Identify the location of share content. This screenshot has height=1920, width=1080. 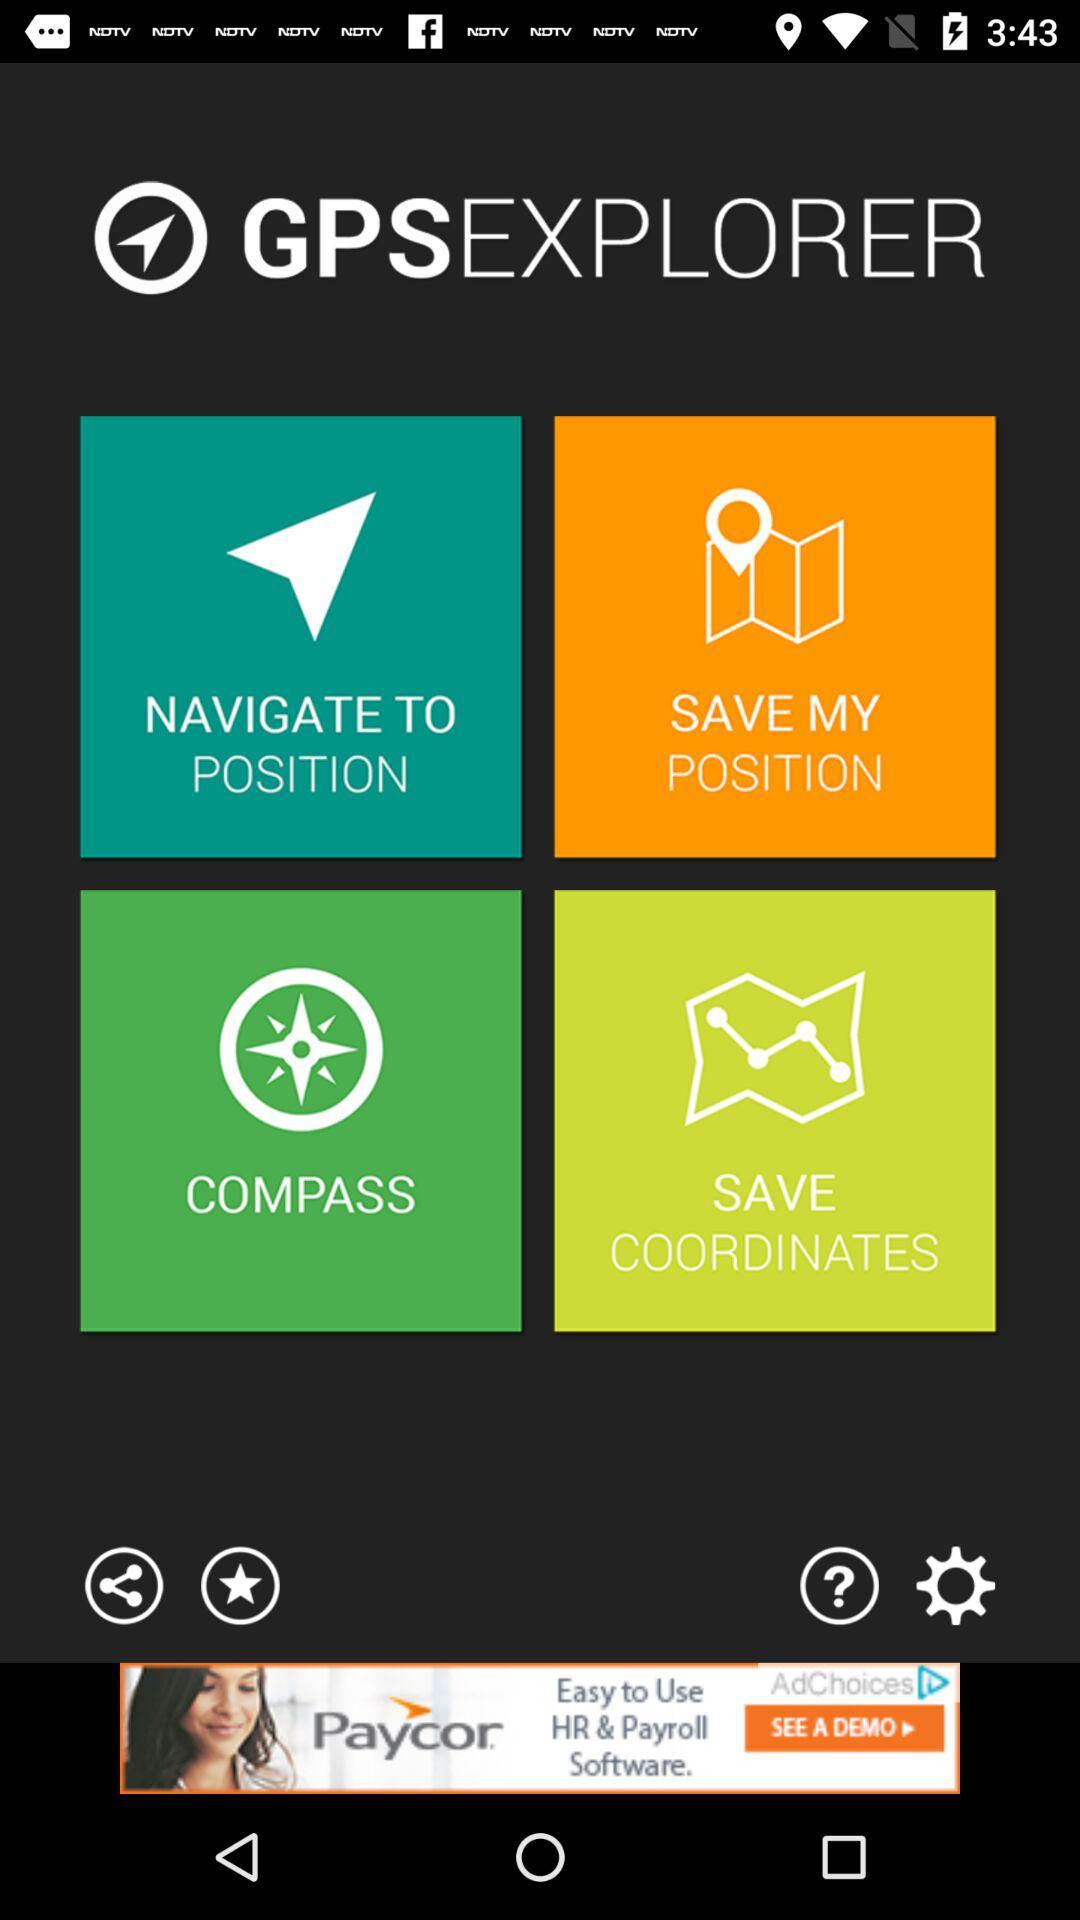
(124, 1584).